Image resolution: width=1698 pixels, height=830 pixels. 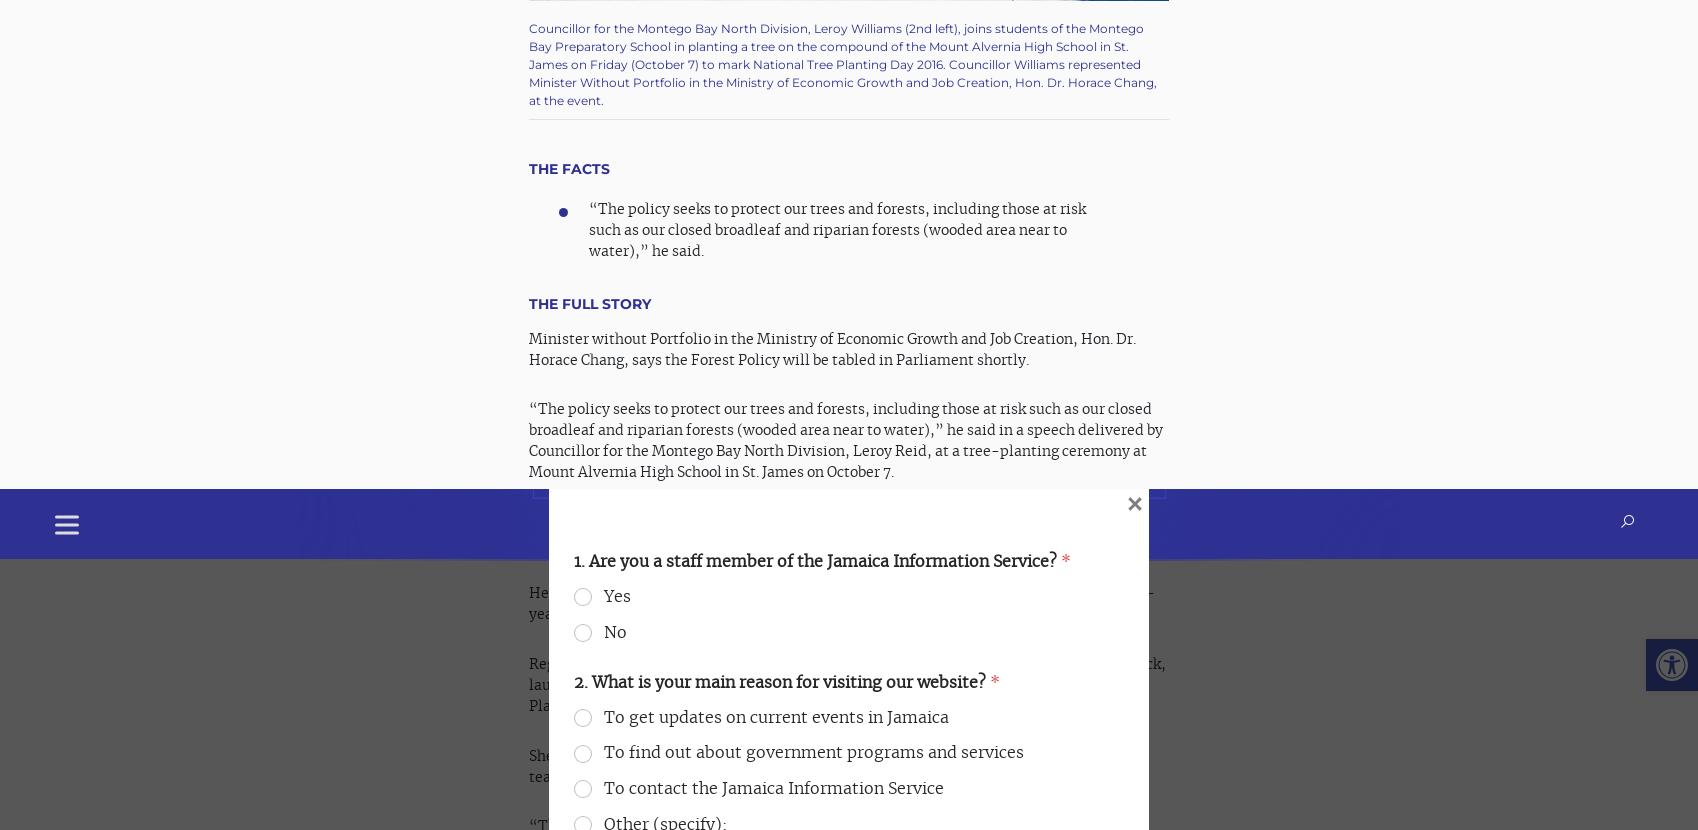 I want to click on 'Kingston 10', so click(x=895, y=756).